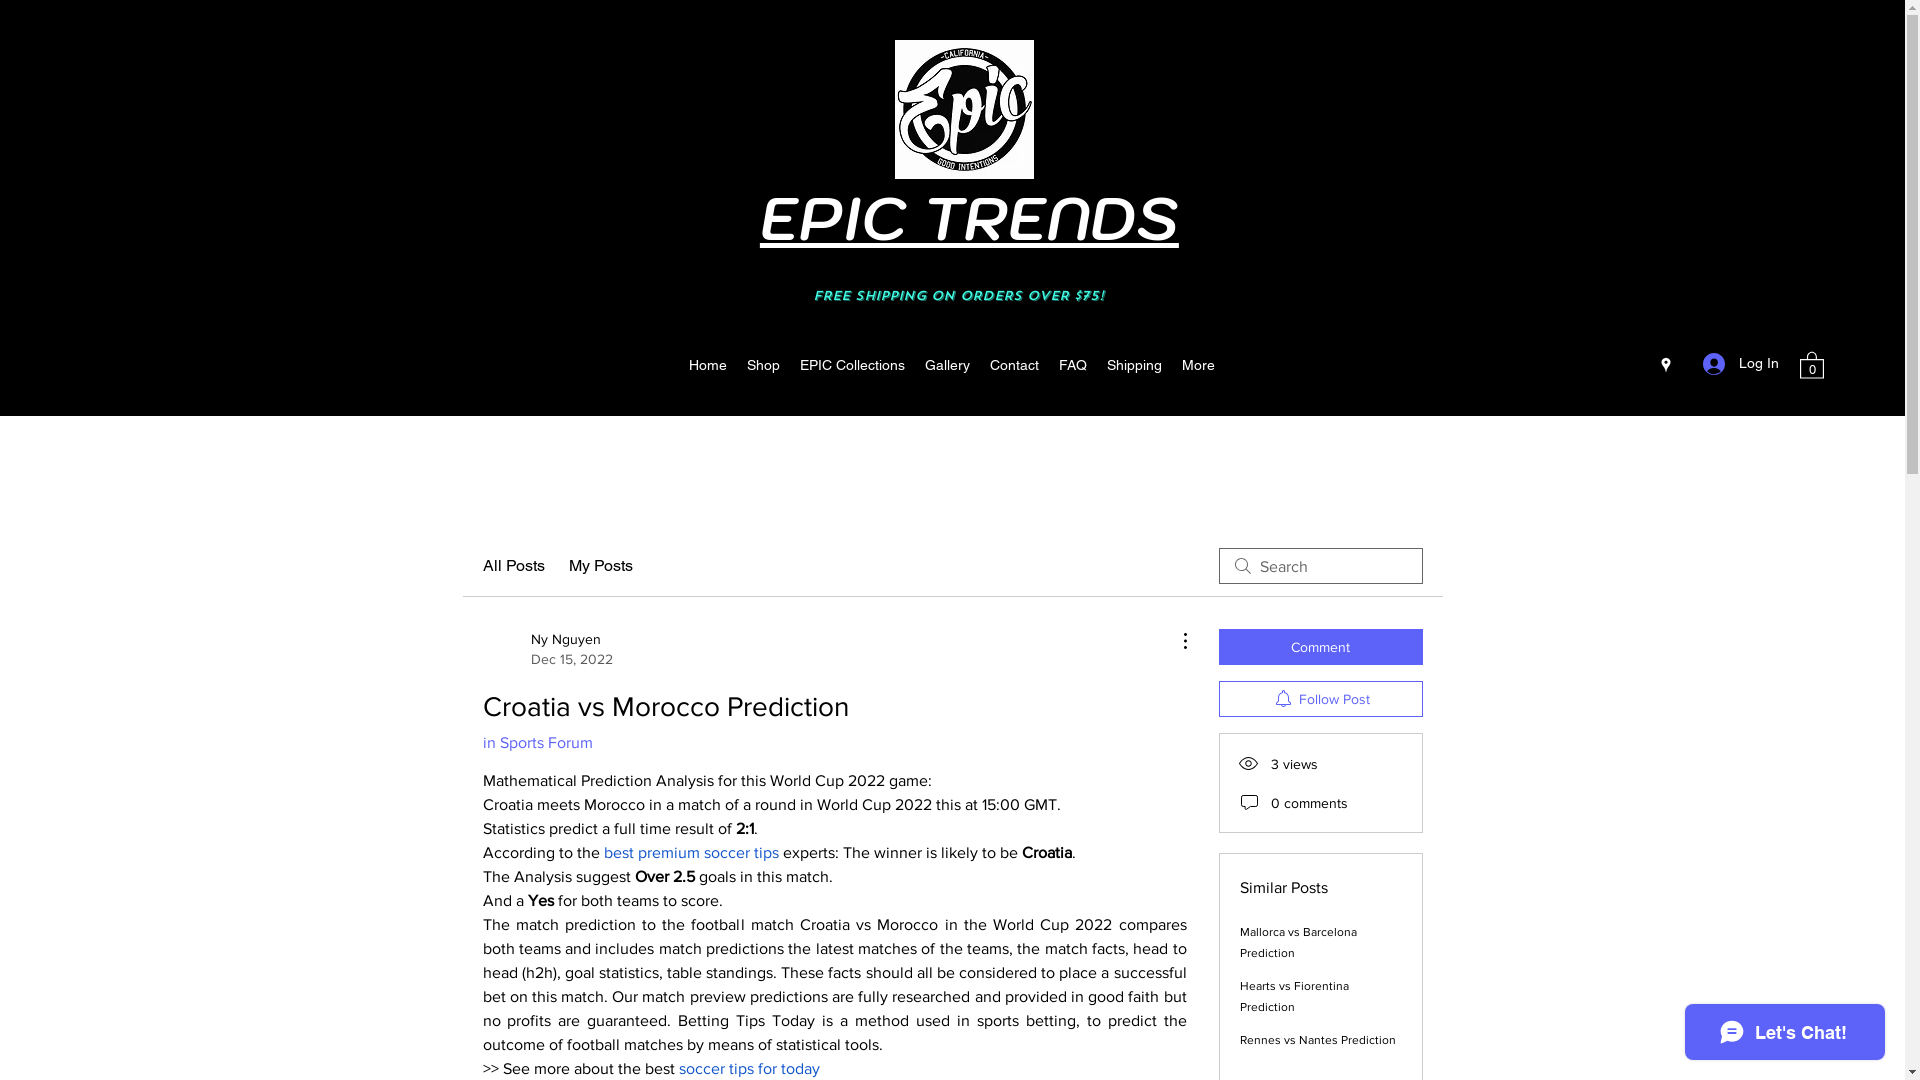 Image resolution: width=1920 pixels, height=1080 pixels. Describe the element at coordinates (547, 648) in the screenshot. I see `'Ny Nguyen` at that location.